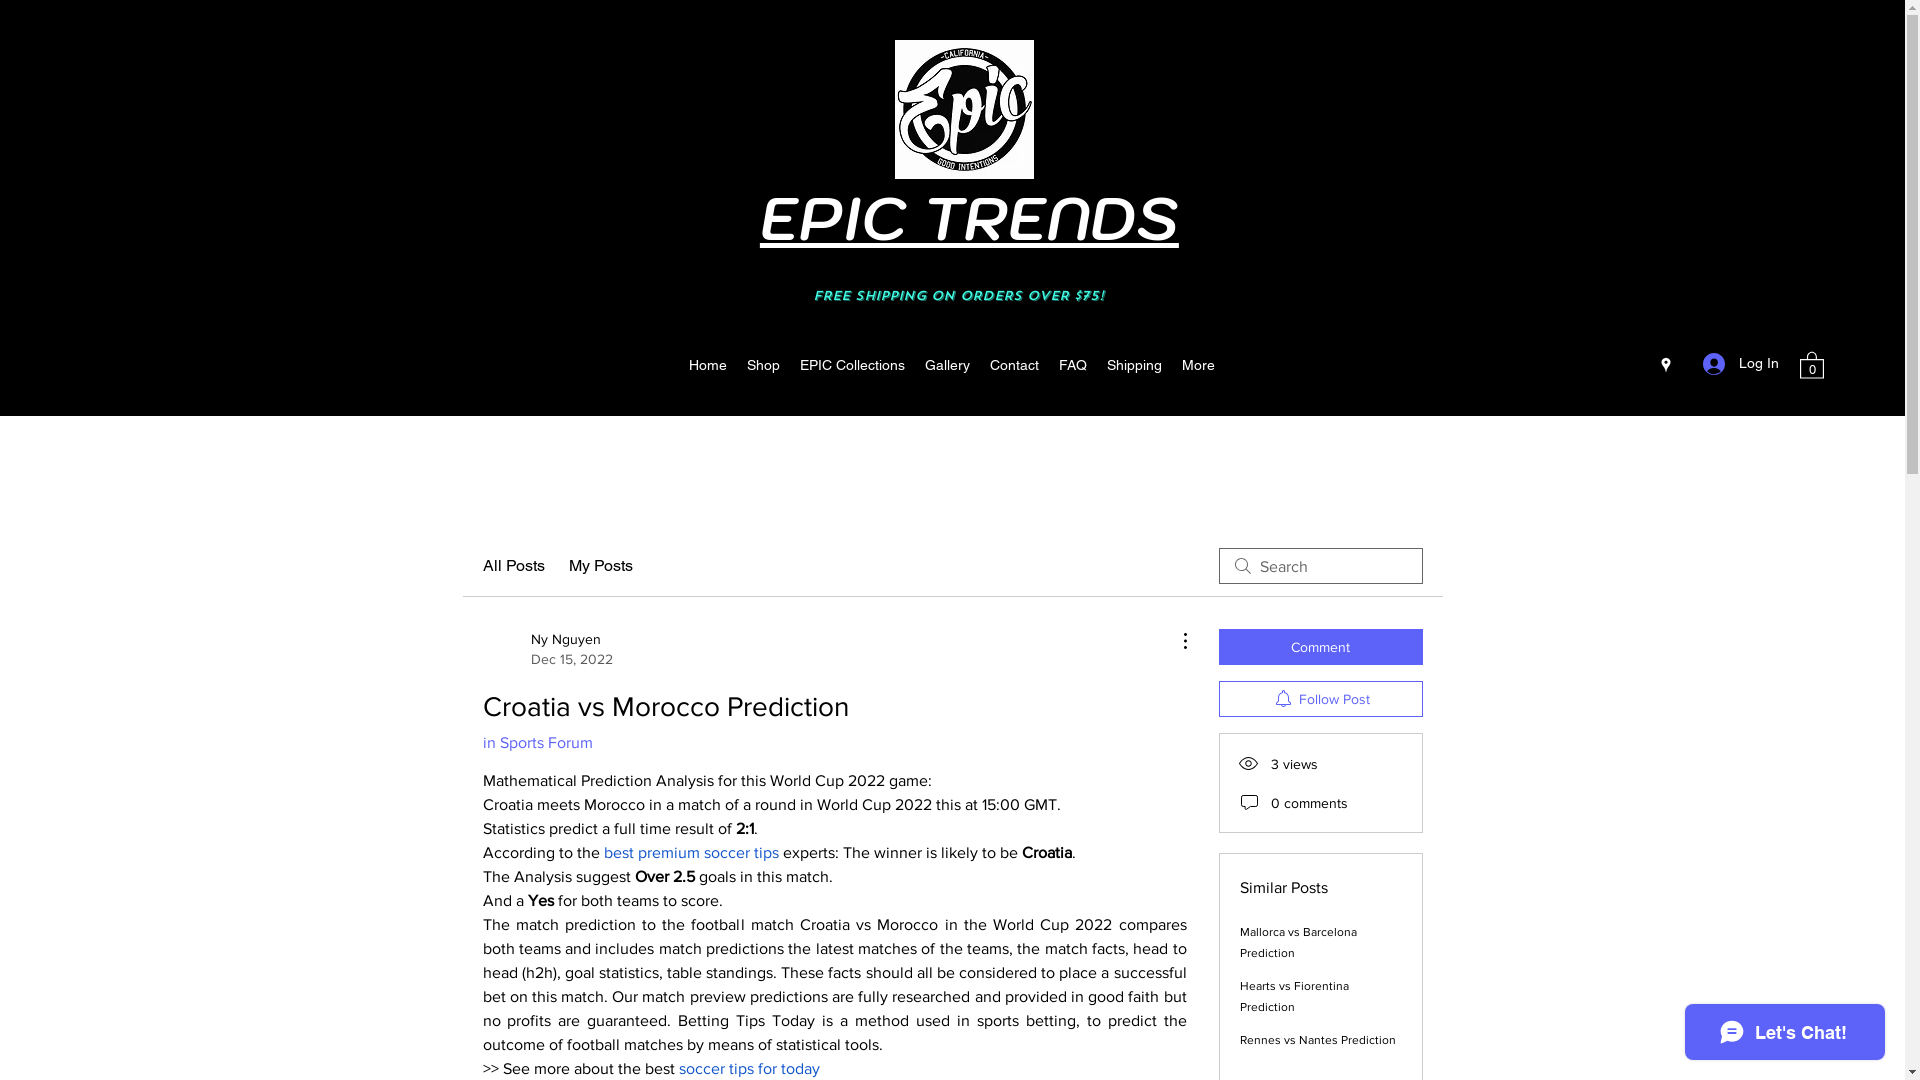 Image resolution: width=1920 pixels, height=1080 pixels. Describe the element at coordinates (547, 648) in the screenshot. I see `'Ny Nguyen` at that location.